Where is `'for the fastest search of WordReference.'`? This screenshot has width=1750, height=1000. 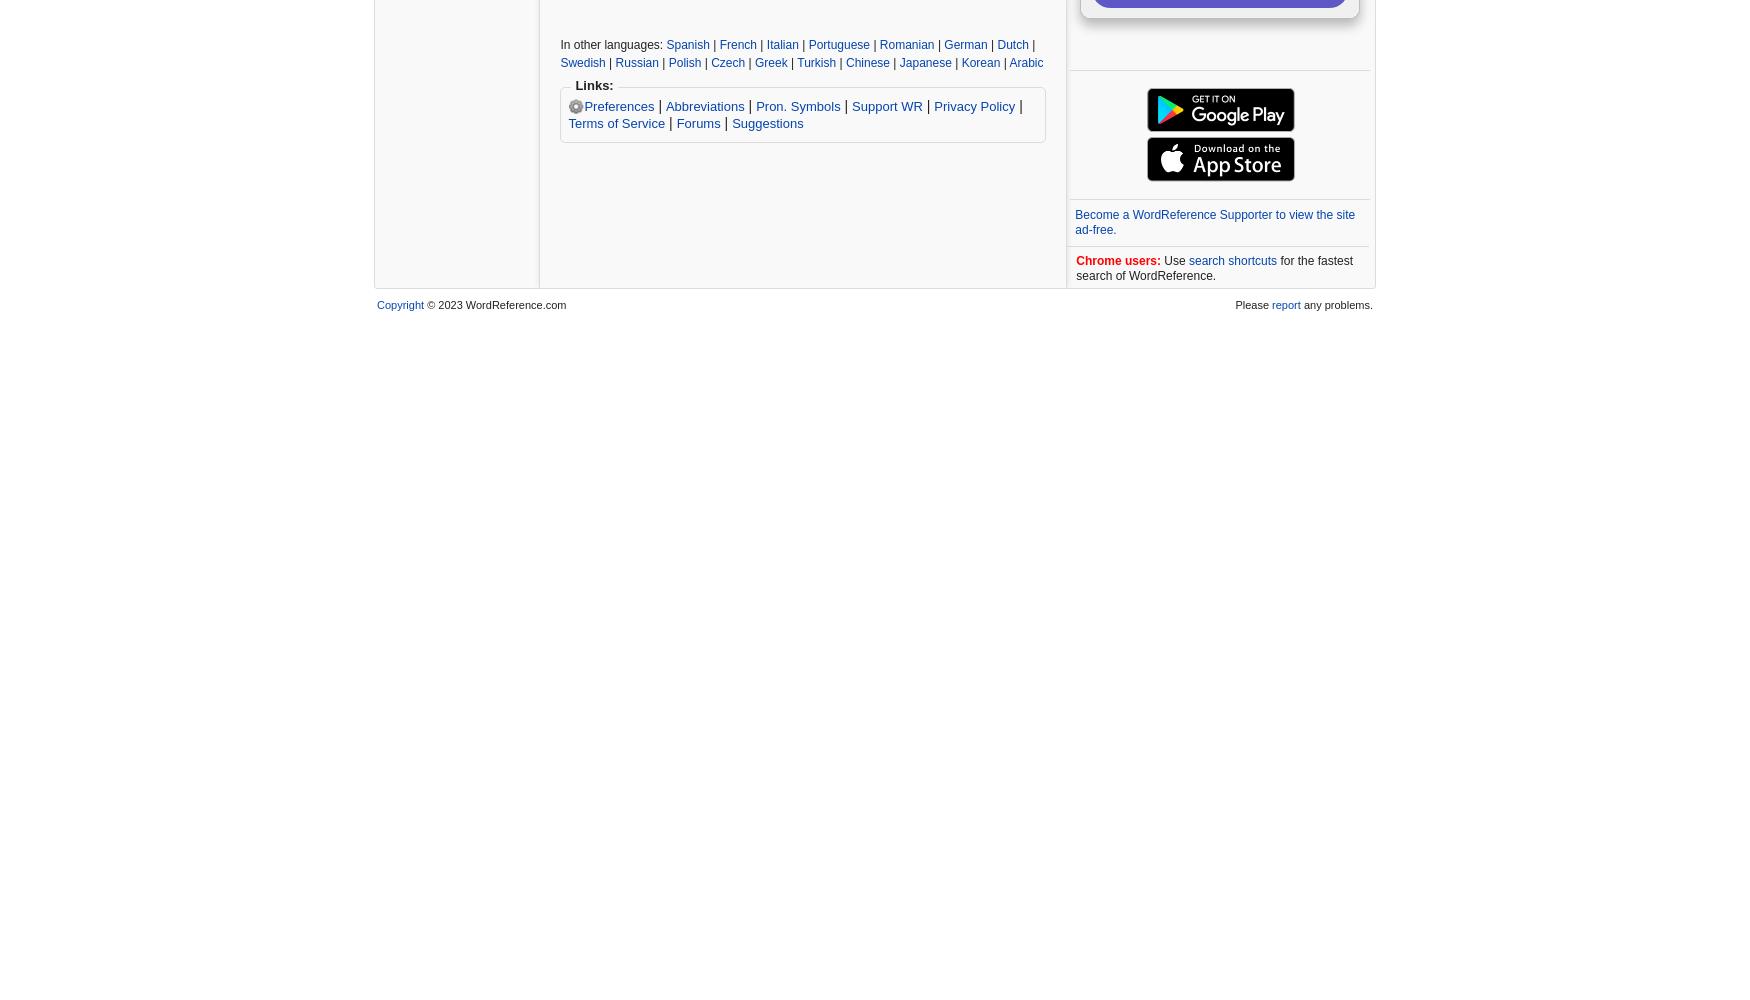 'for the fastest search of WordReference.' is located at coordinates (1214, 268).